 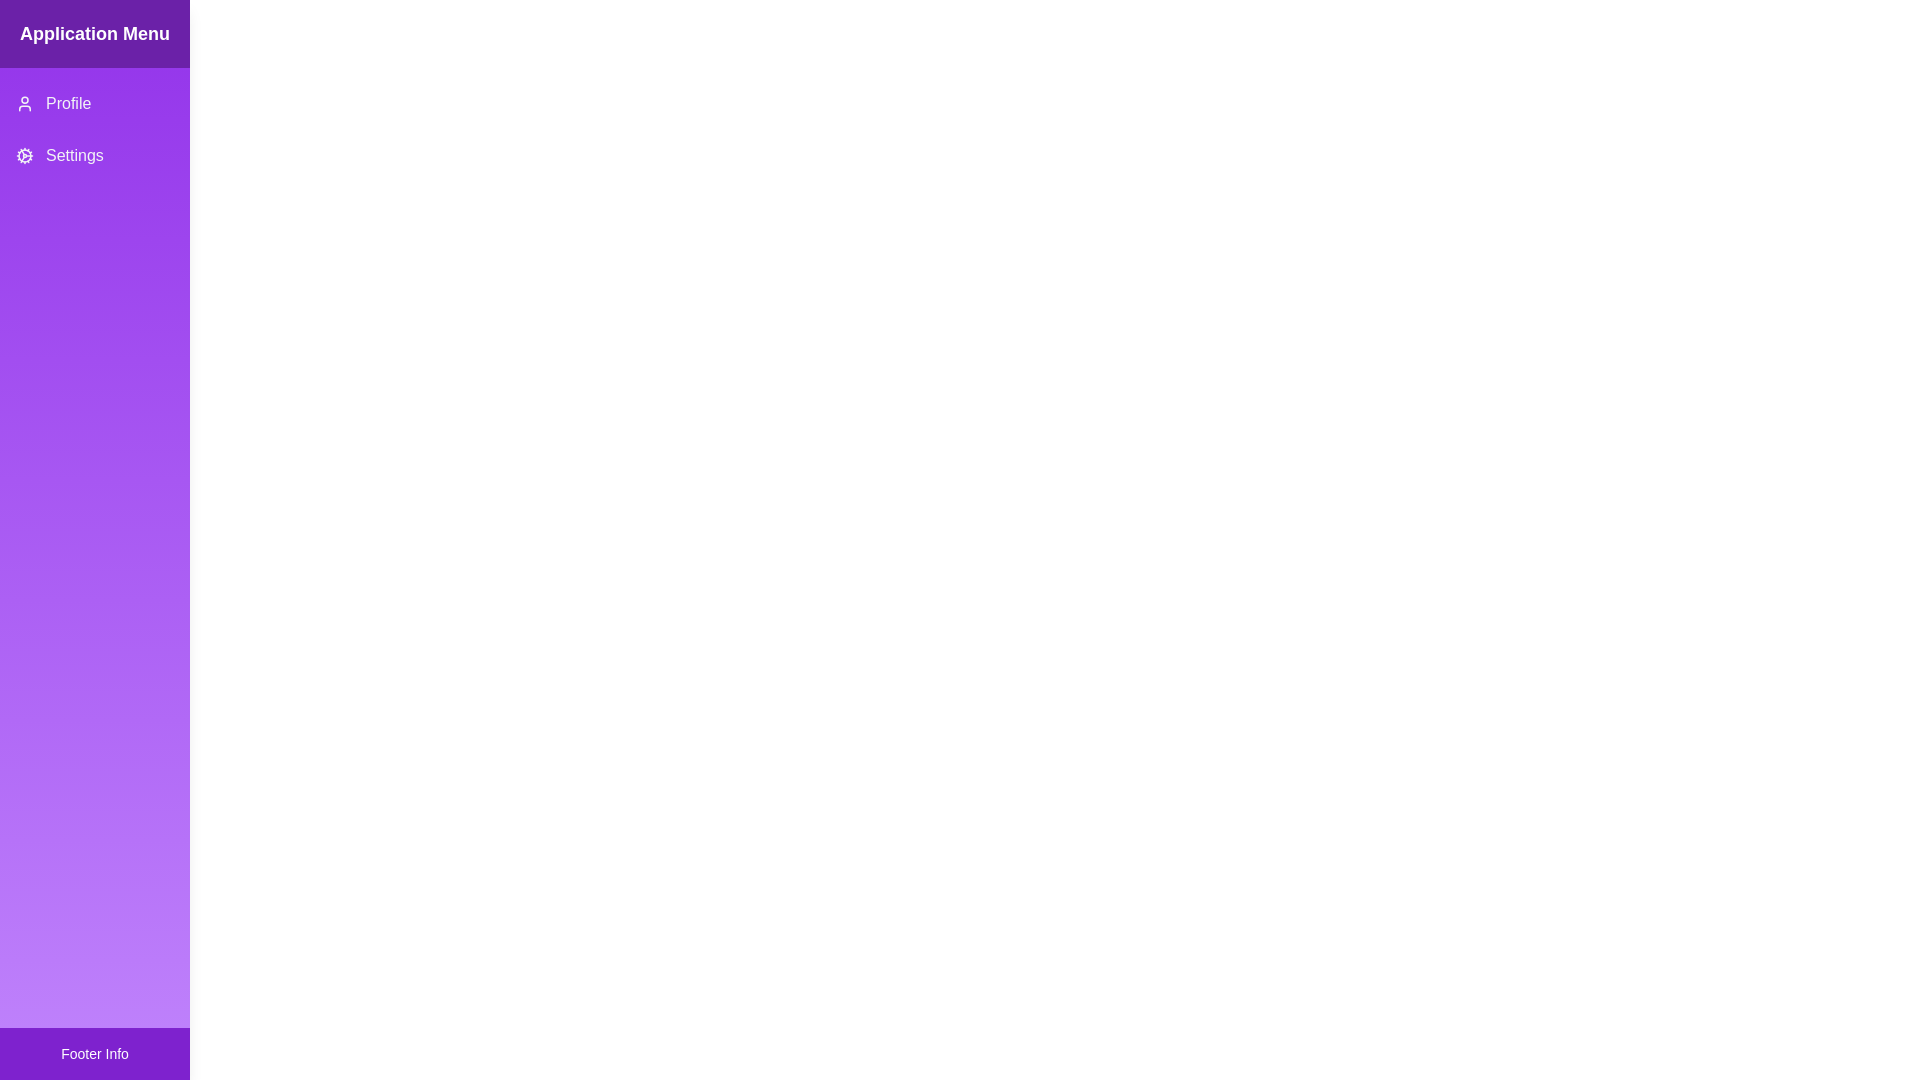 What do you see at coordinates (38, 38) in the screenshot?
I see `the button at the top-left corner to toggle the drawer's visibility` at bounding box center [38, 38].